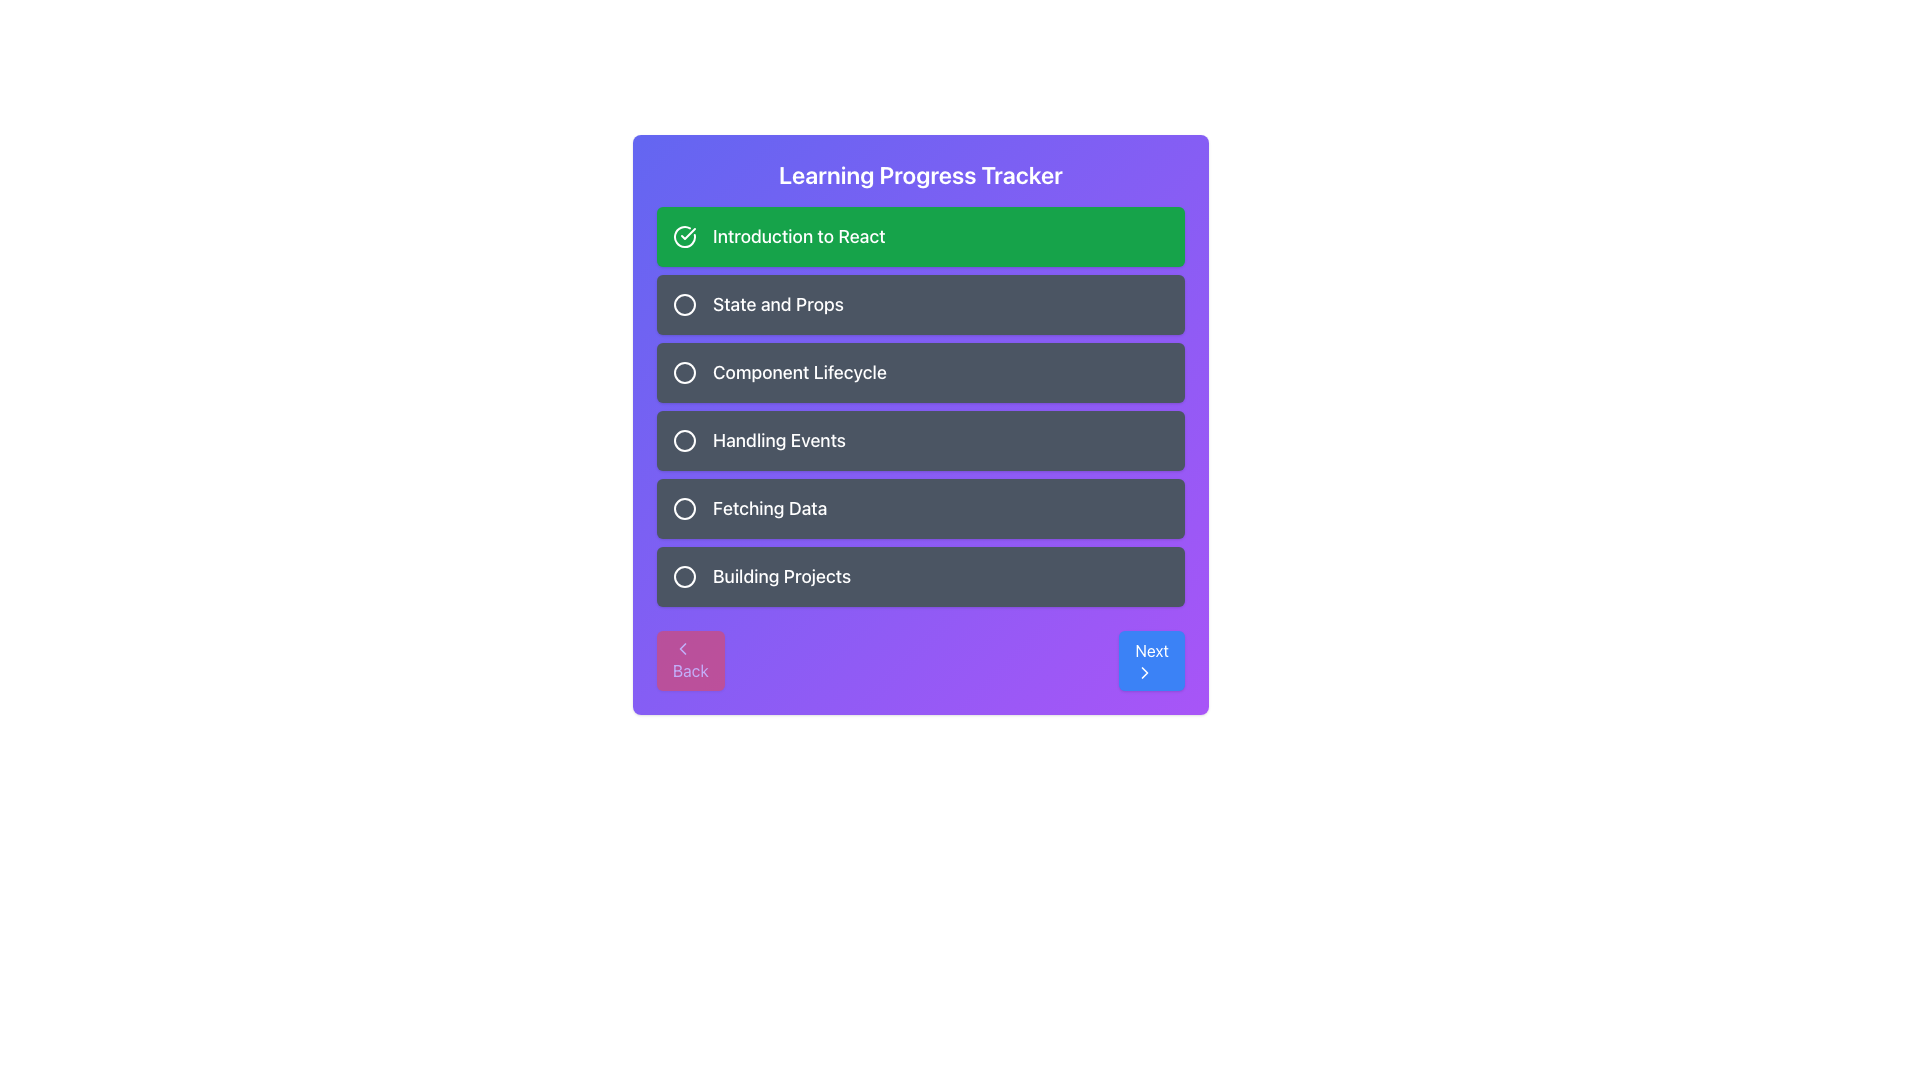 The image size is (1920, 1080). I want to click on the right-facing chevron icon inside the 'Next' button located at the bottom-right corner of the interface, so click(1145, 672).